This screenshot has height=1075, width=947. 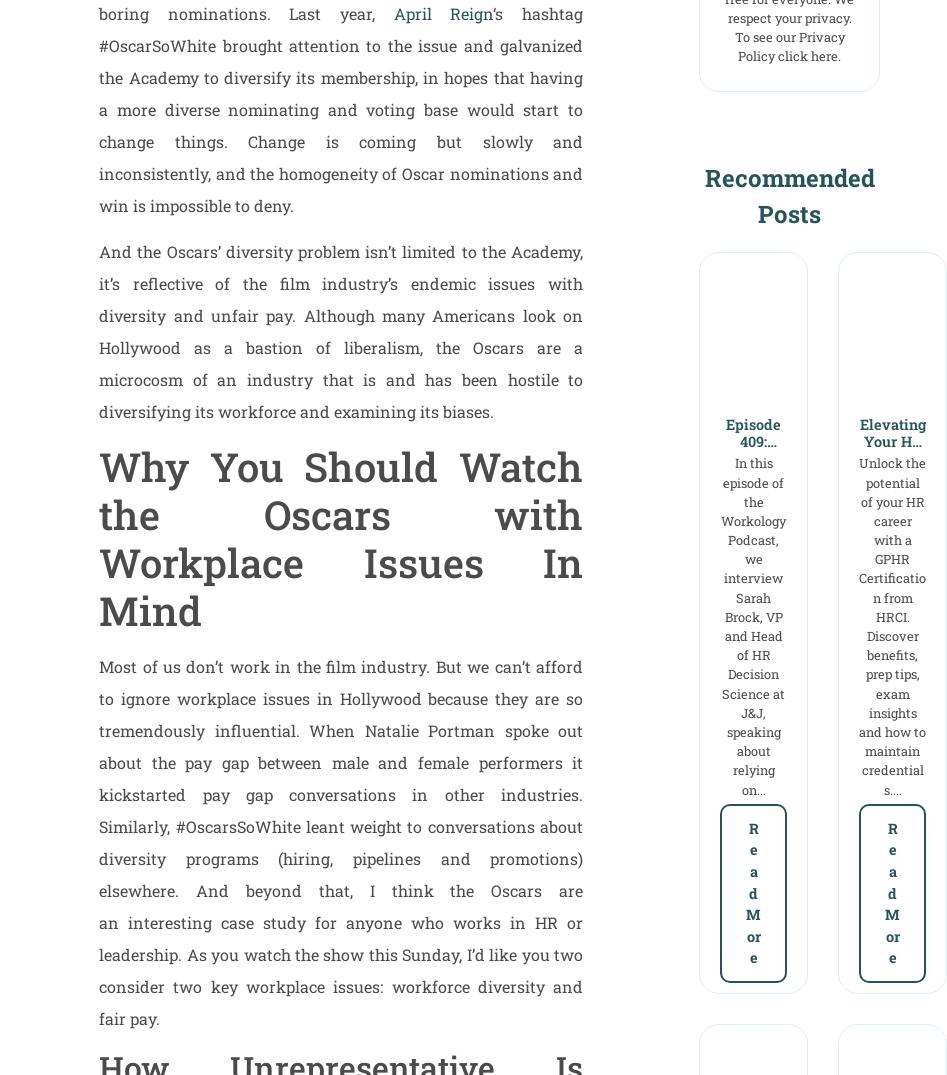 I want to click on 'April Reign', so click(x=443, y=12).